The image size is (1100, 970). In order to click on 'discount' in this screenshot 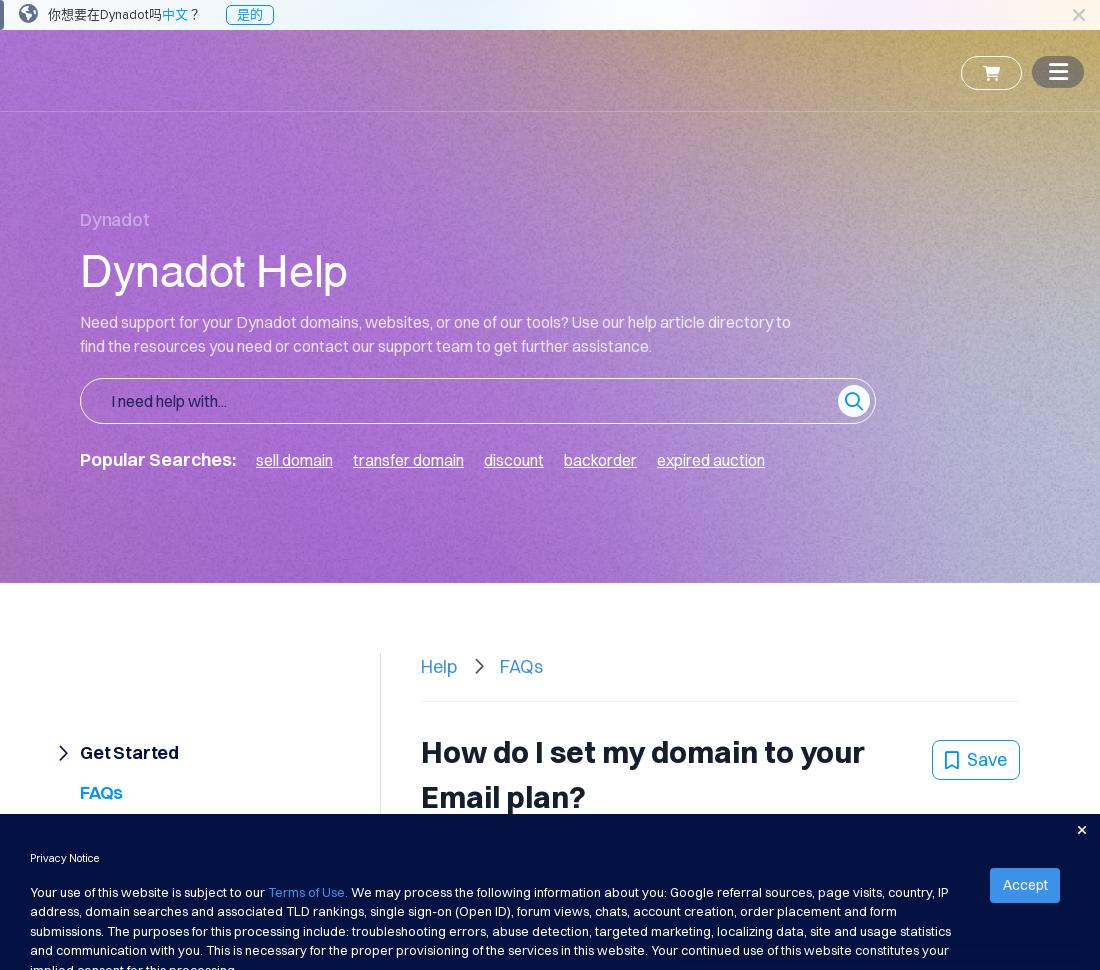, I will do `click(514, 458)`.